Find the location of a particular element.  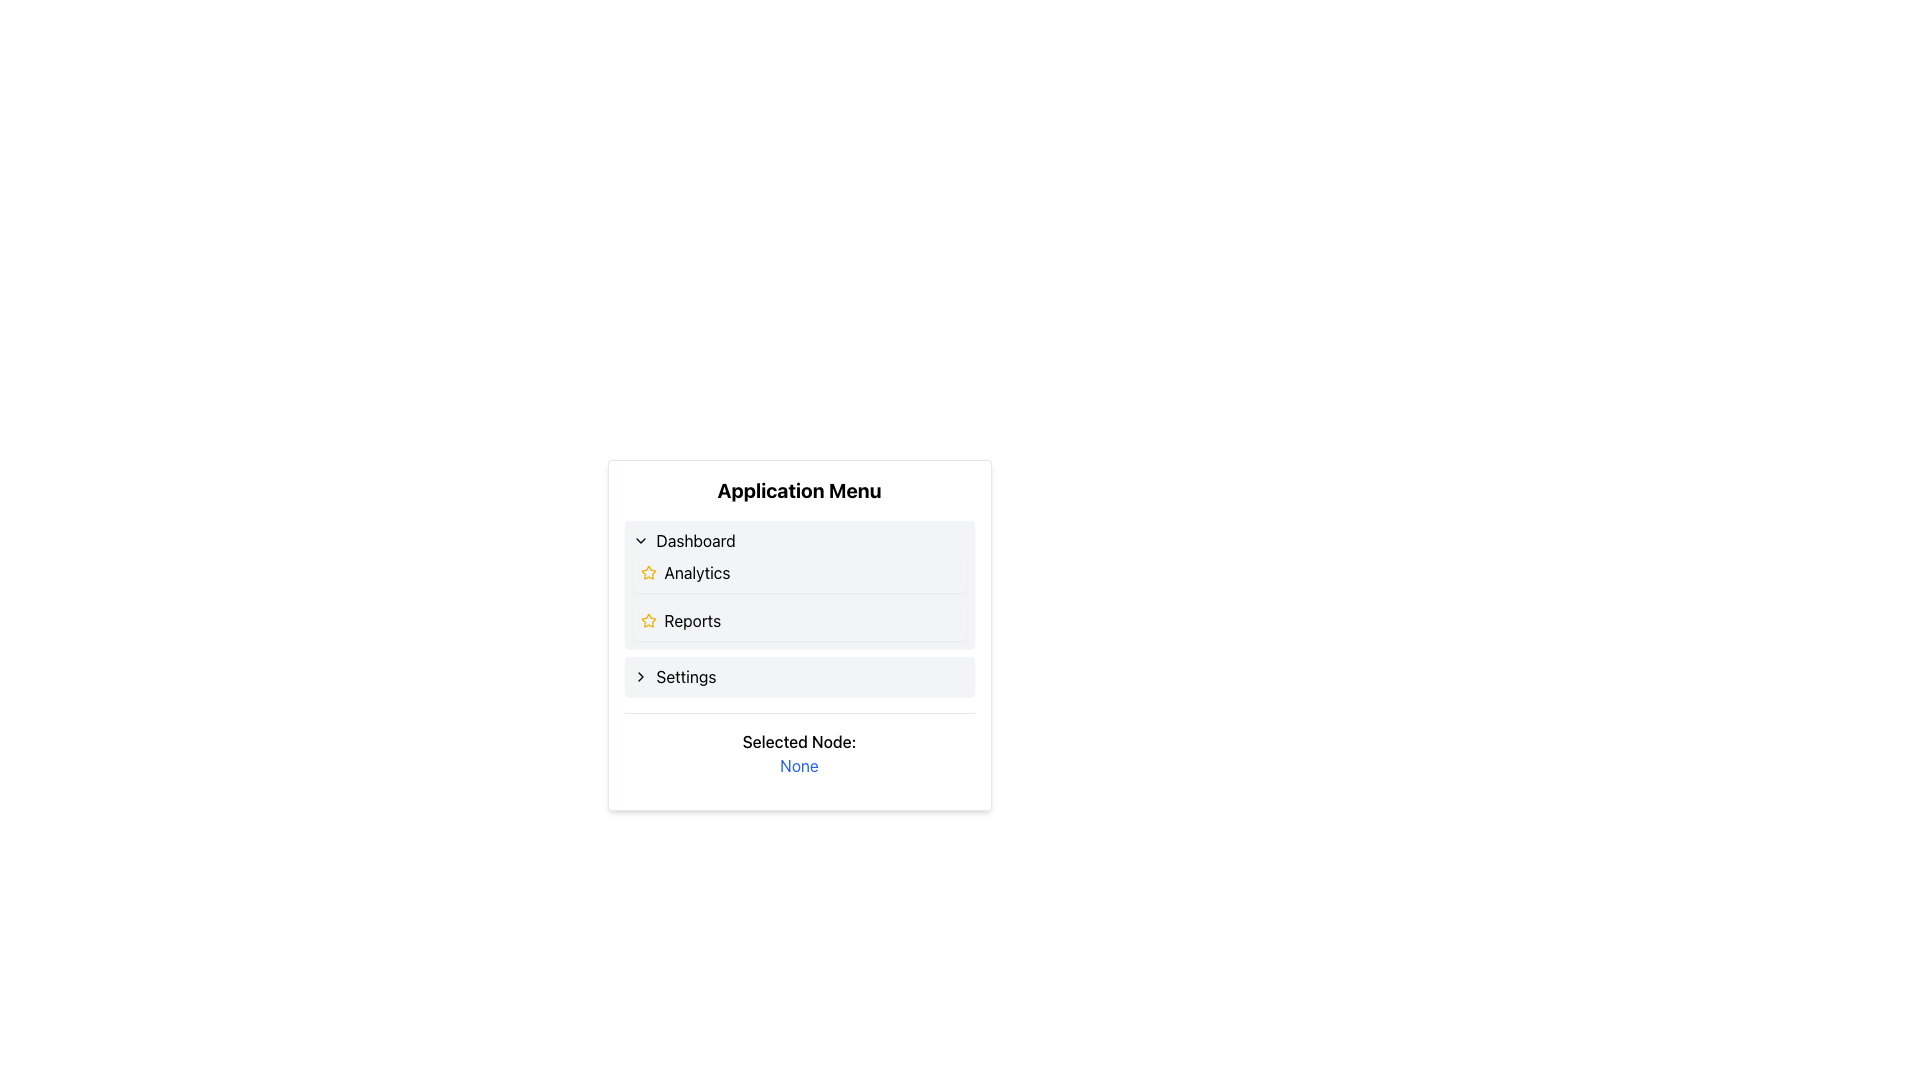

the 'Settings' row in the 'Application Menu' modal is located at coordinates (798, 669).